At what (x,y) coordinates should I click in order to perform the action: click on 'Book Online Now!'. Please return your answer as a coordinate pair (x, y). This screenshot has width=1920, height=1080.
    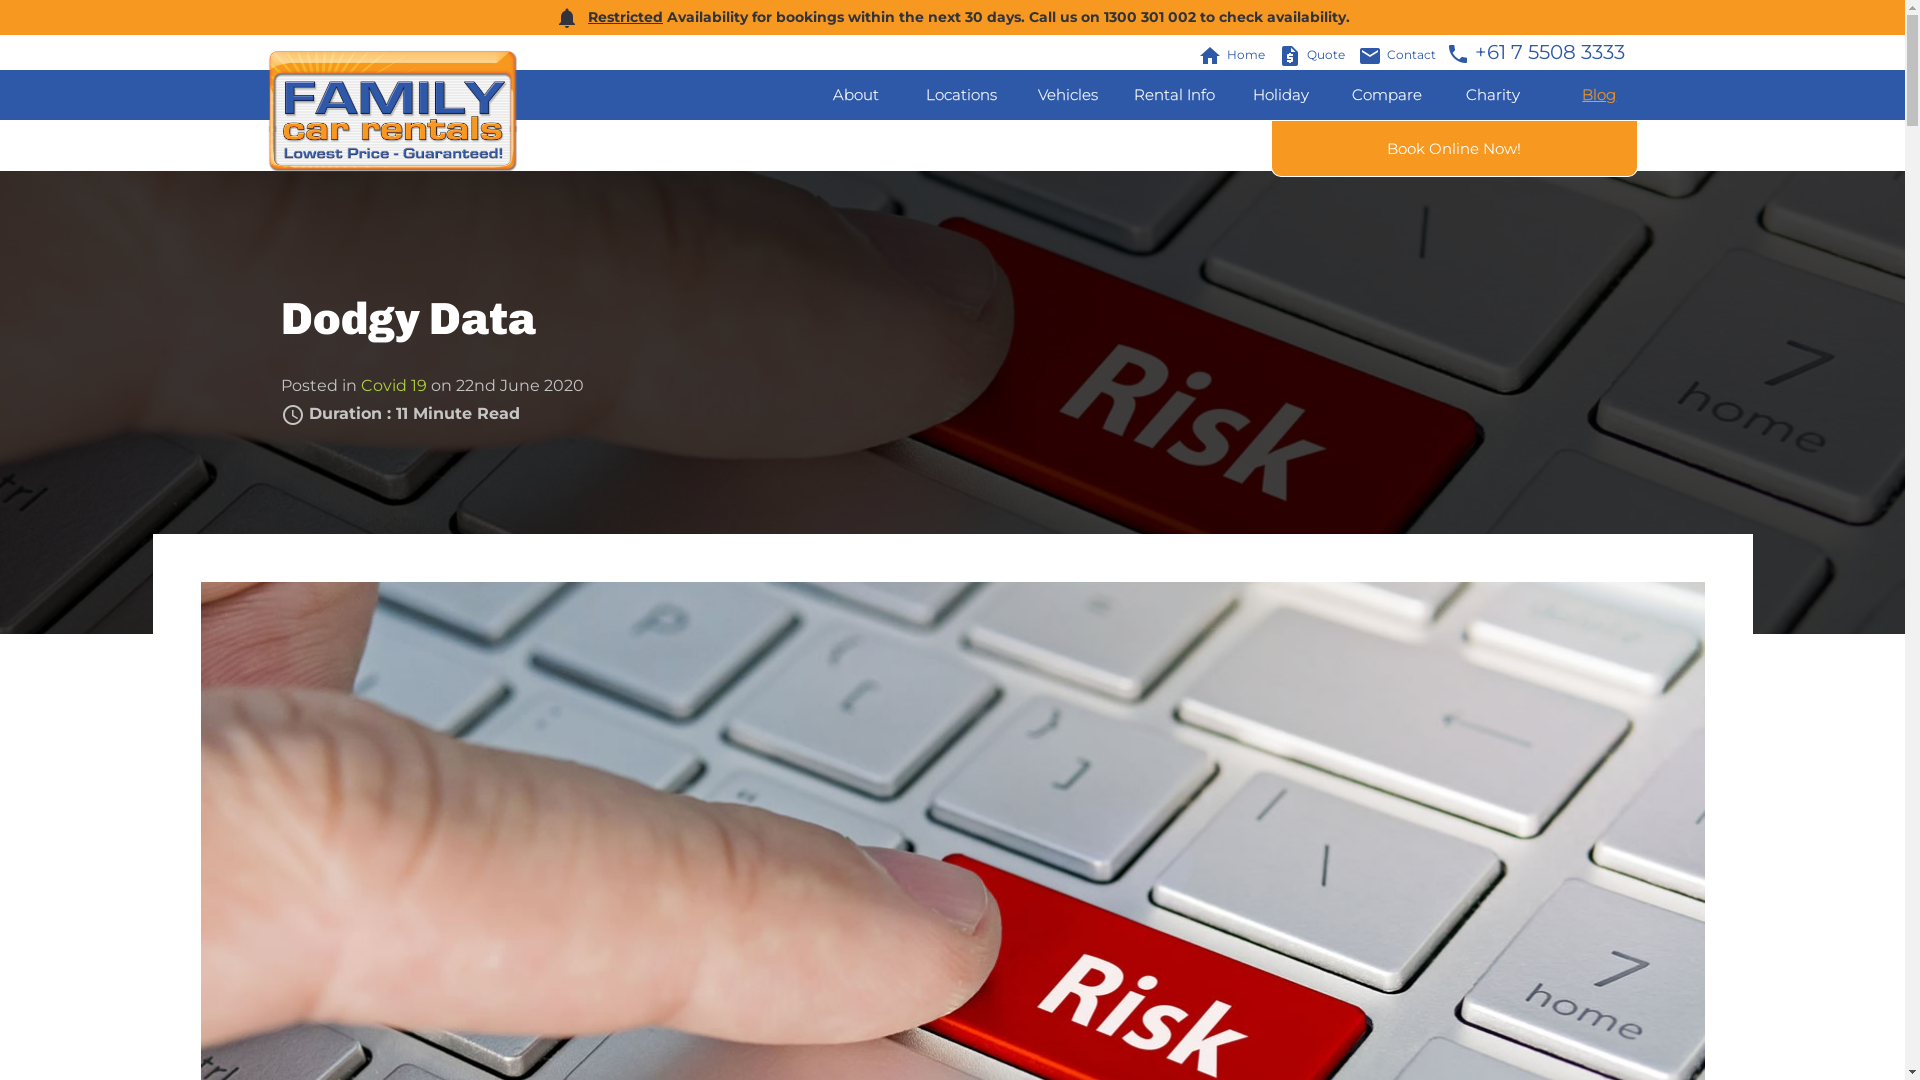
    Looking at the image, I should click on (1454, 147).